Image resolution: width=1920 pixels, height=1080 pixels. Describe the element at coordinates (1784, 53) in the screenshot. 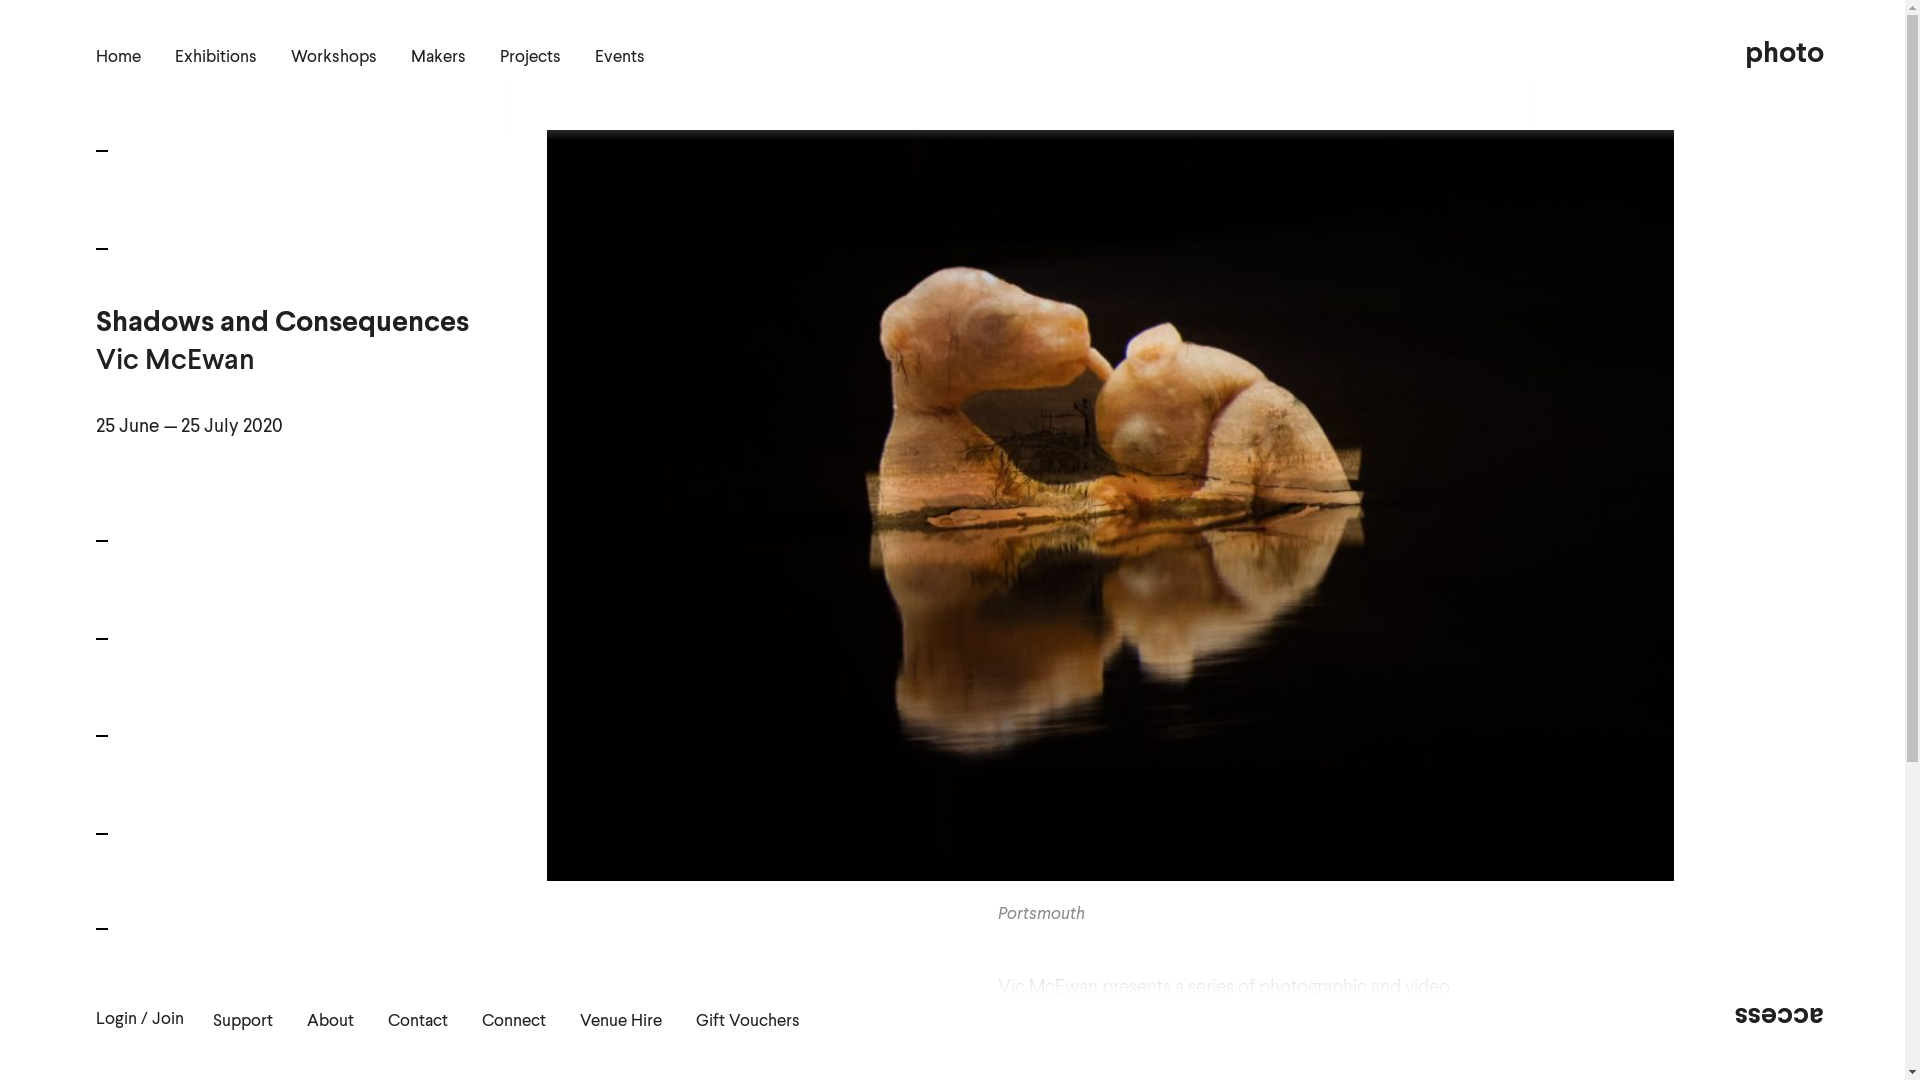

I see `'photo'` at that location.